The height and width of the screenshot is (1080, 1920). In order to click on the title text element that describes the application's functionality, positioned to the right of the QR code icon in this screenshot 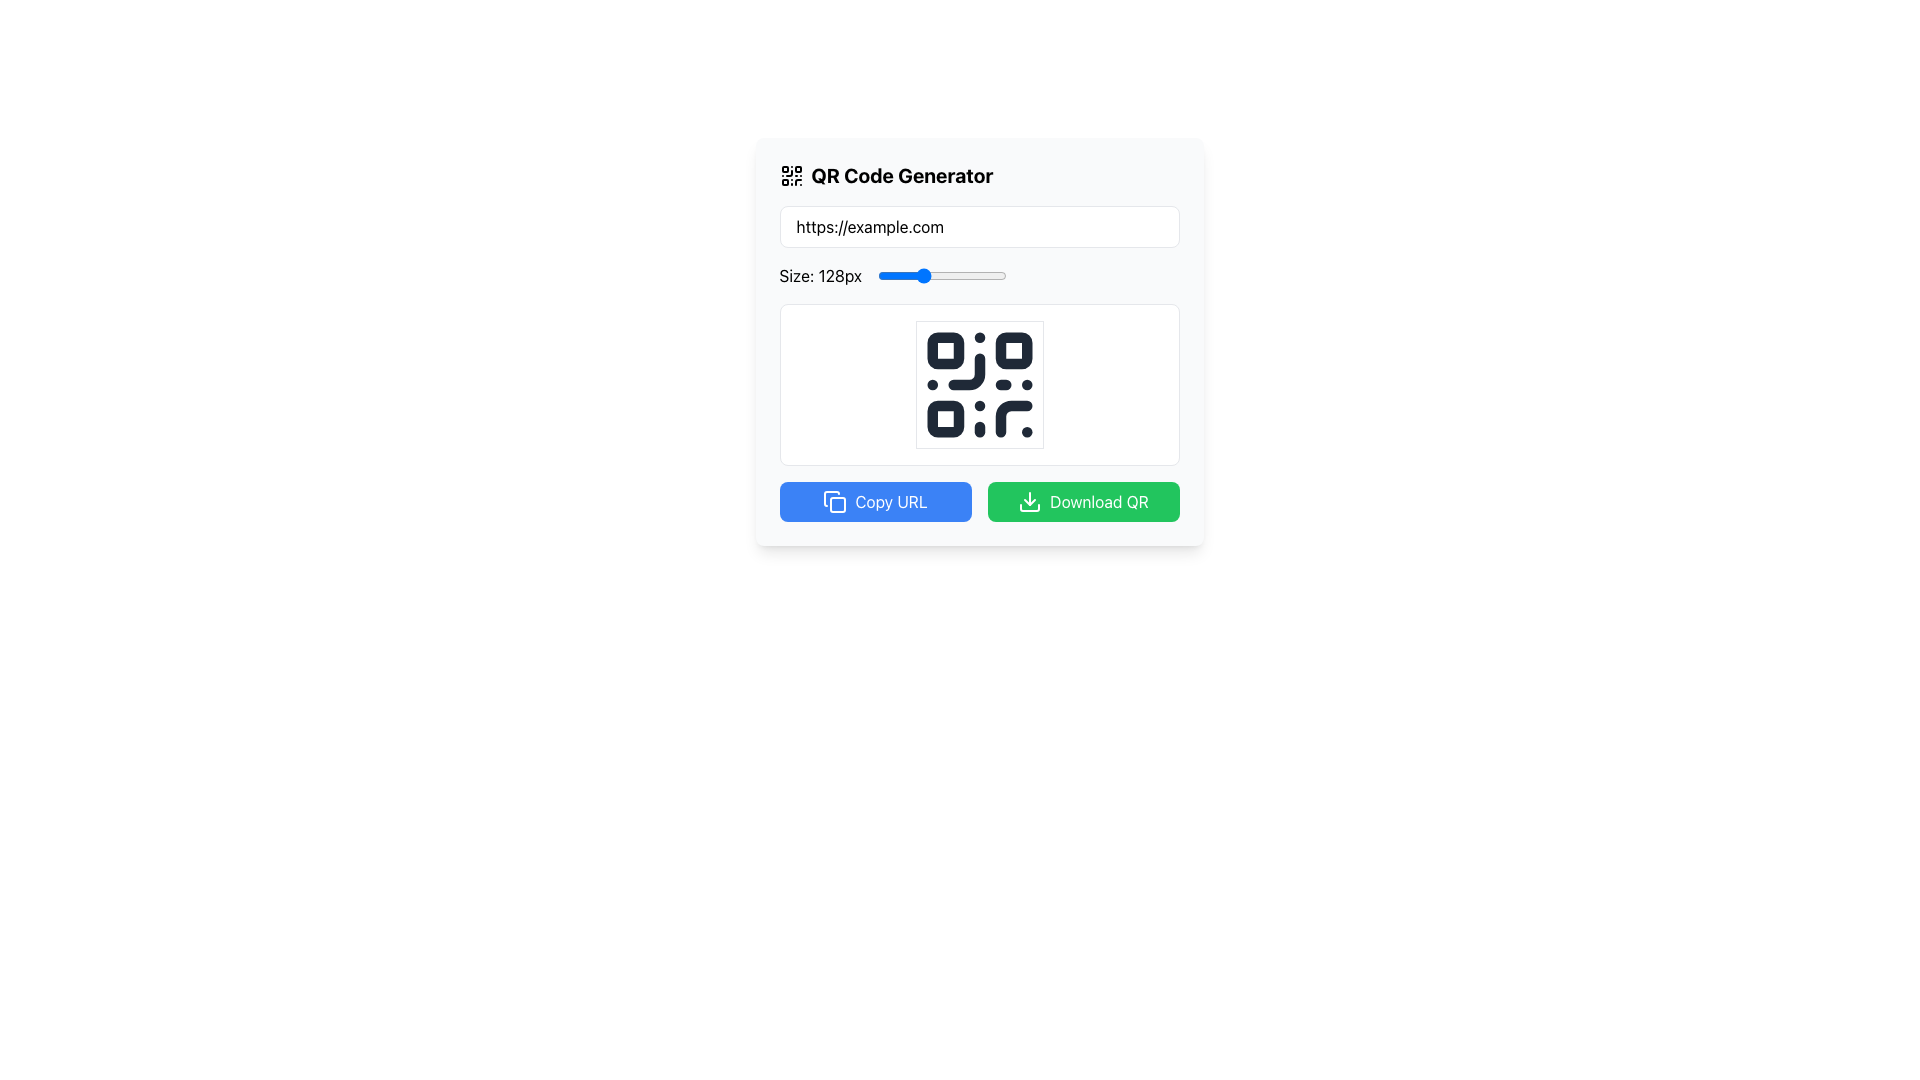, I will do `click(901, 175)`.